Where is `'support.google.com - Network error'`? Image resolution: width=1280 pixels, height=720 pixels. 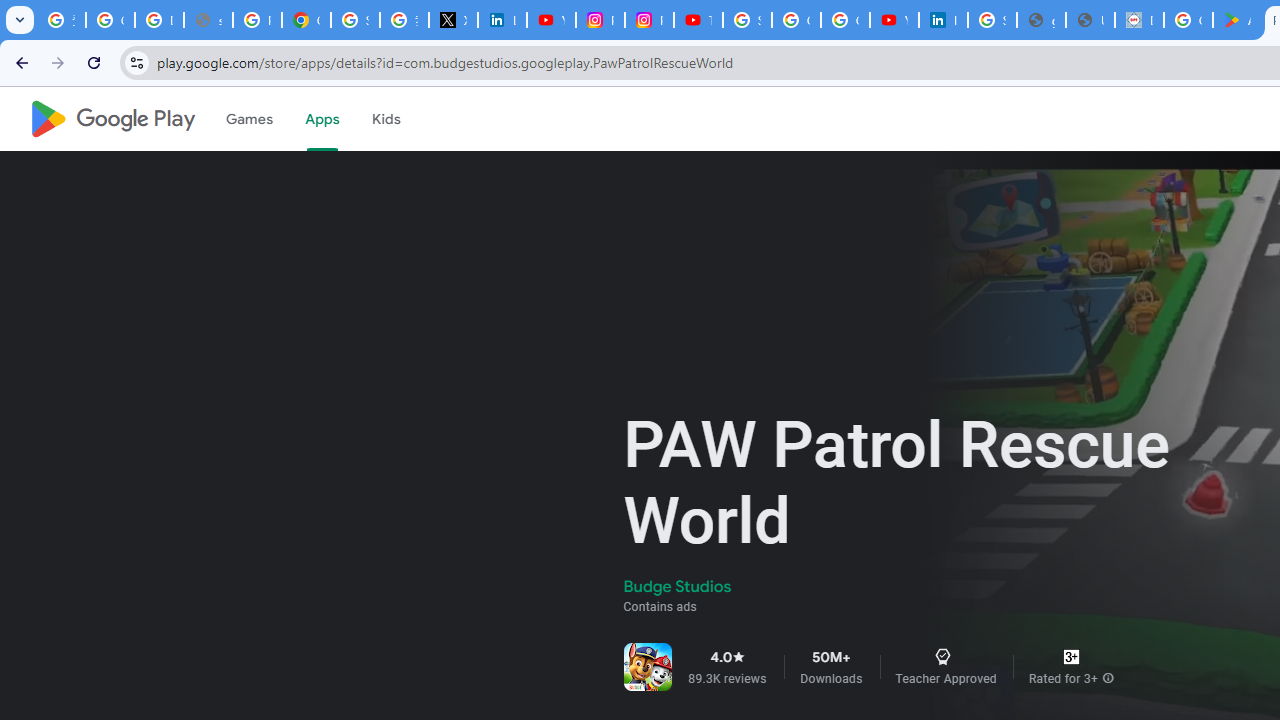
'support.google.com - Network error' is located at coordinates (208, 20).